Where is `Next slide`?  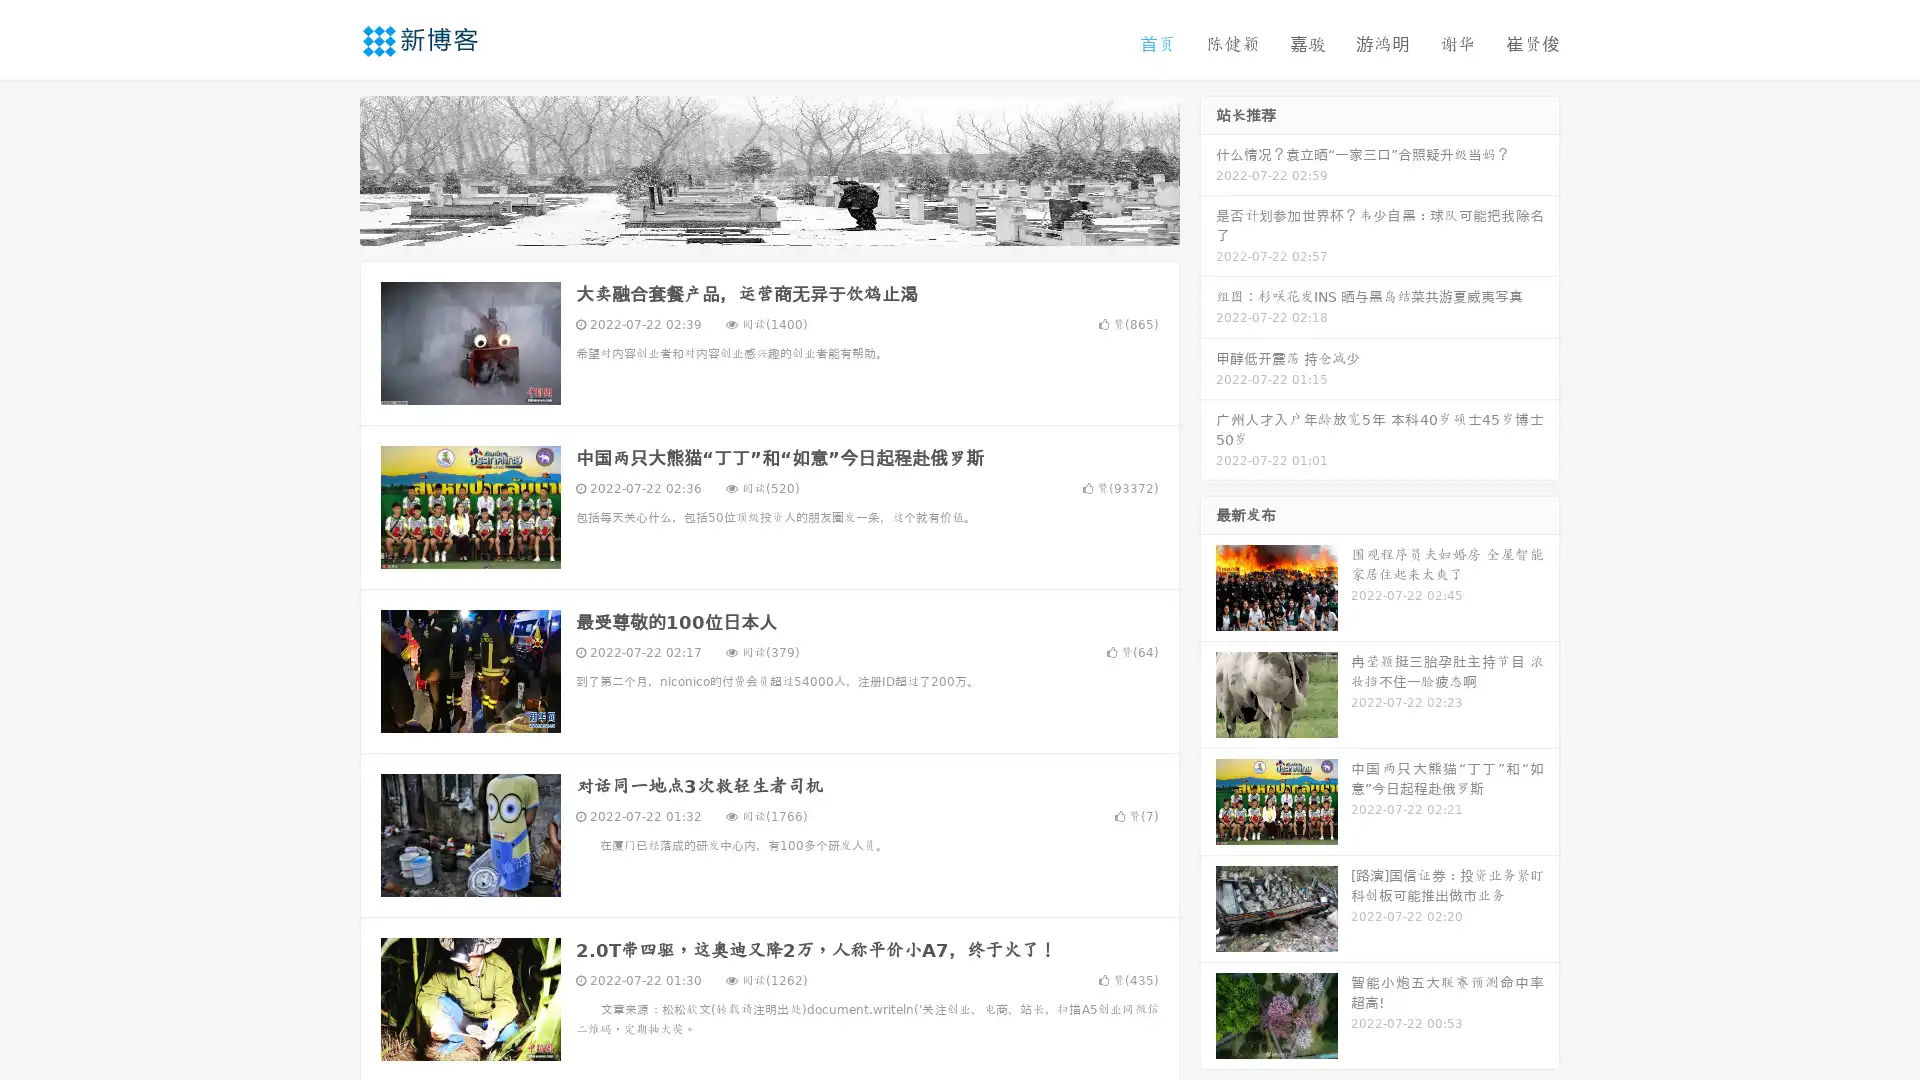
Next slide is located at coordinates (1208, 168).